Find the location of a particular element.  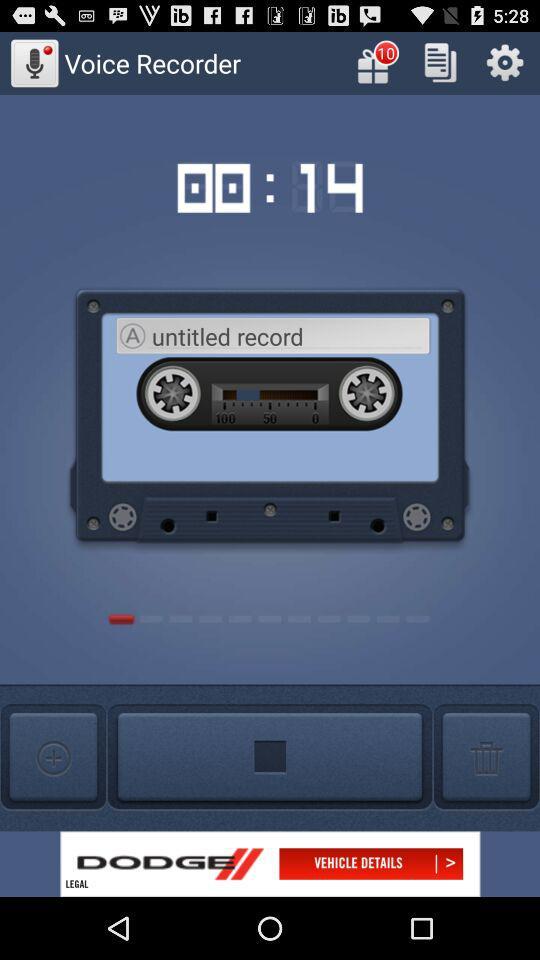

delete is located at coordinates (485, 756).